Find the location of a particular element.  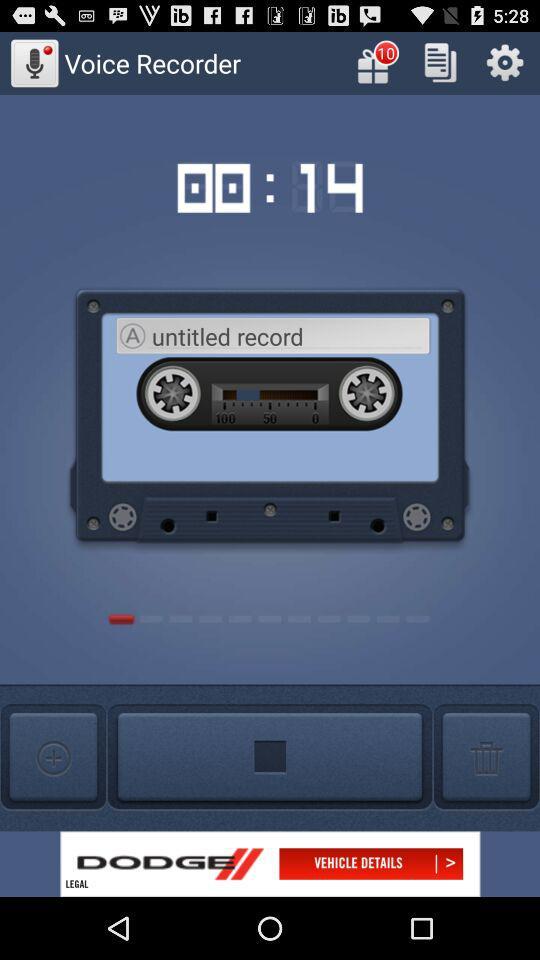

delete is located at coordinates (485, 756).